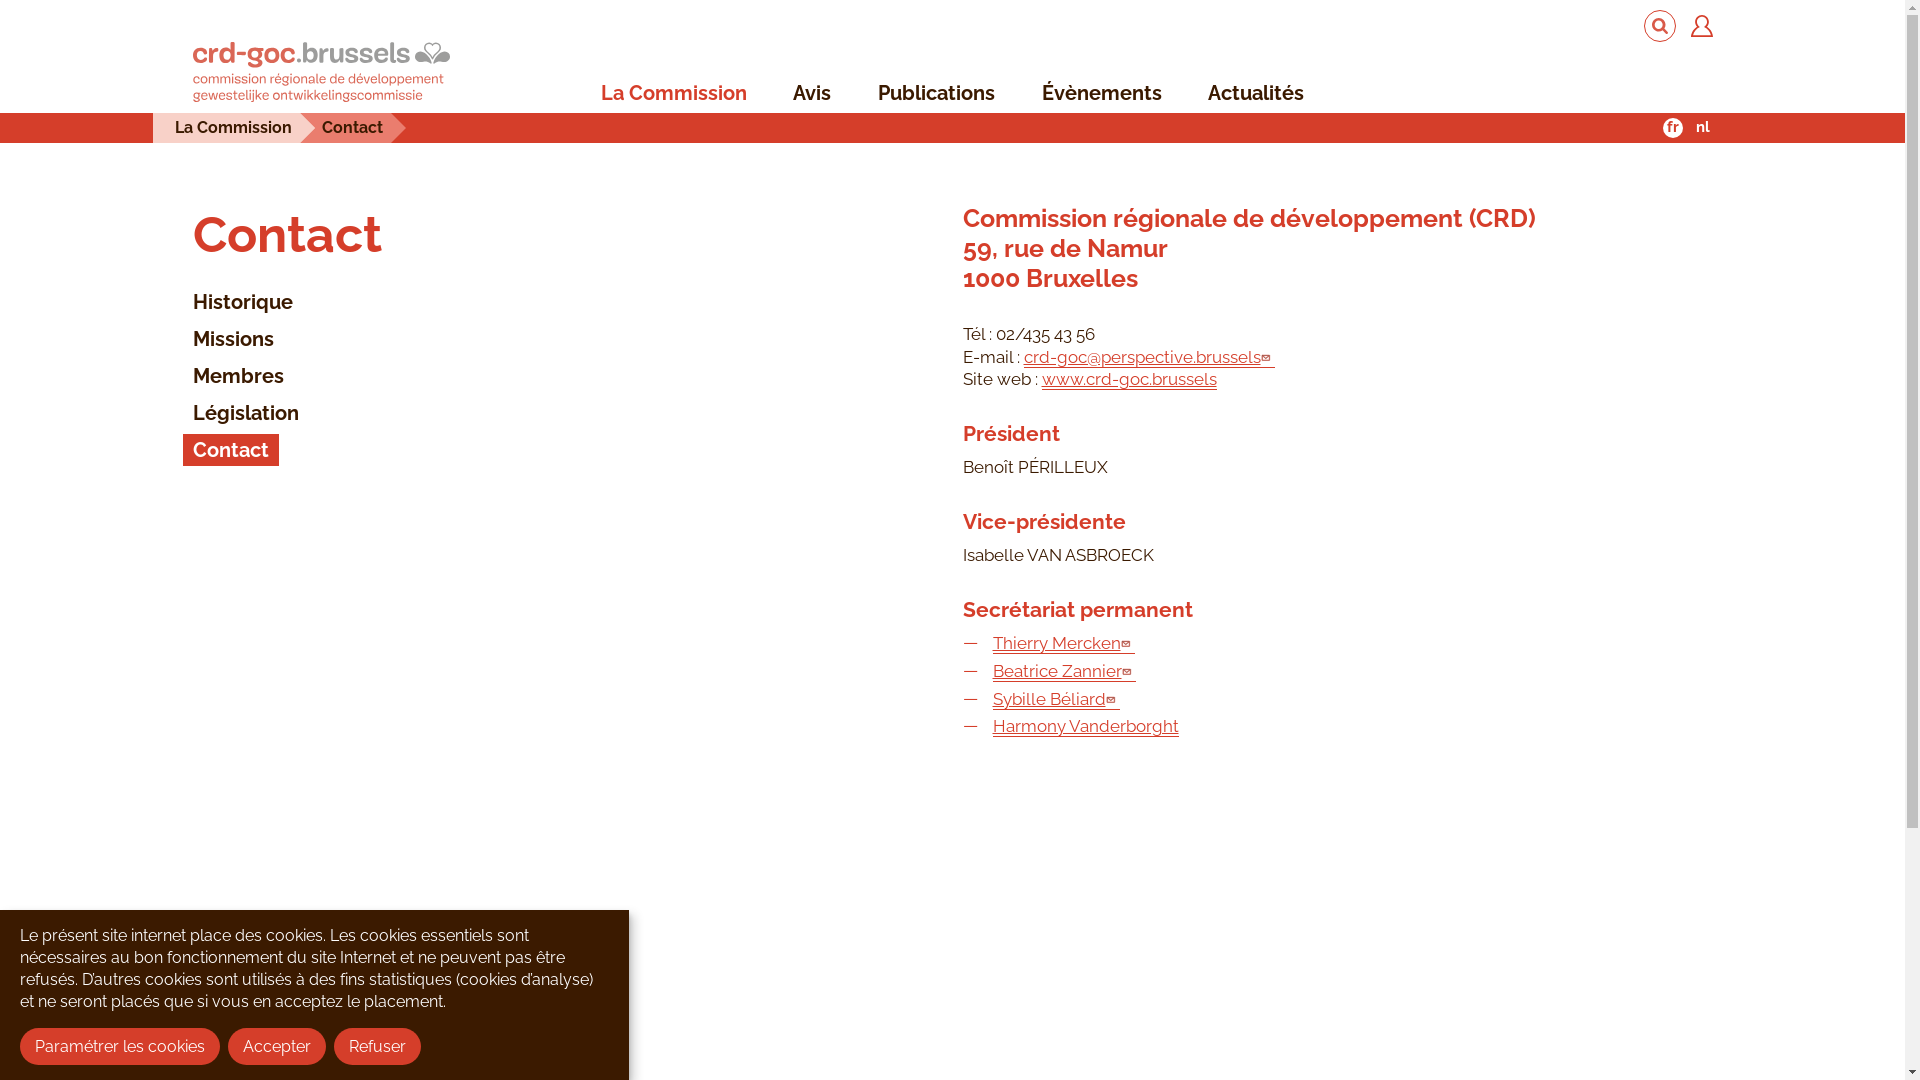 This screenshot has height=1080, width=1920. Describe the element at coordinates (1671, 127) in the screenshot. I see `'fr'` at that location.